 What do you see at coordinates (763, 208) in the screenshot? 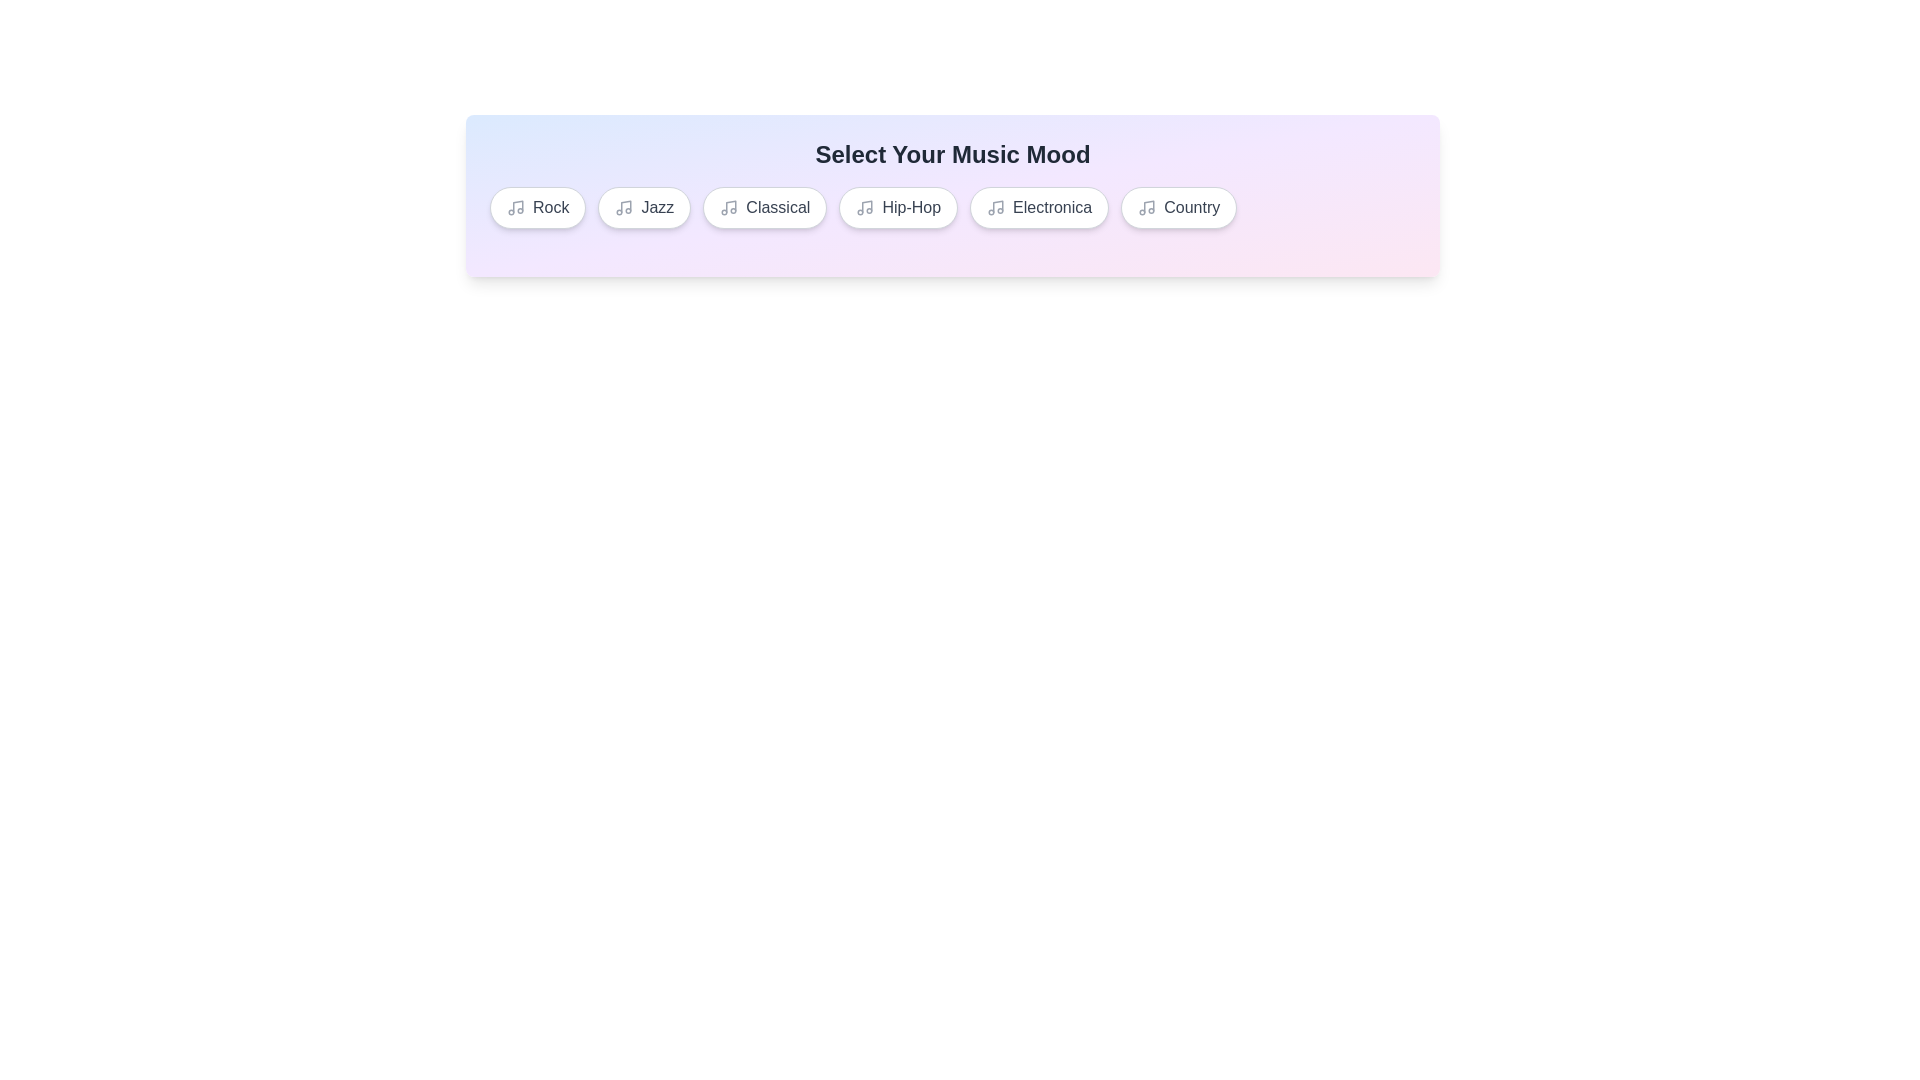
I see `the music tag Classical from the list` at bounding box center [763, 208].